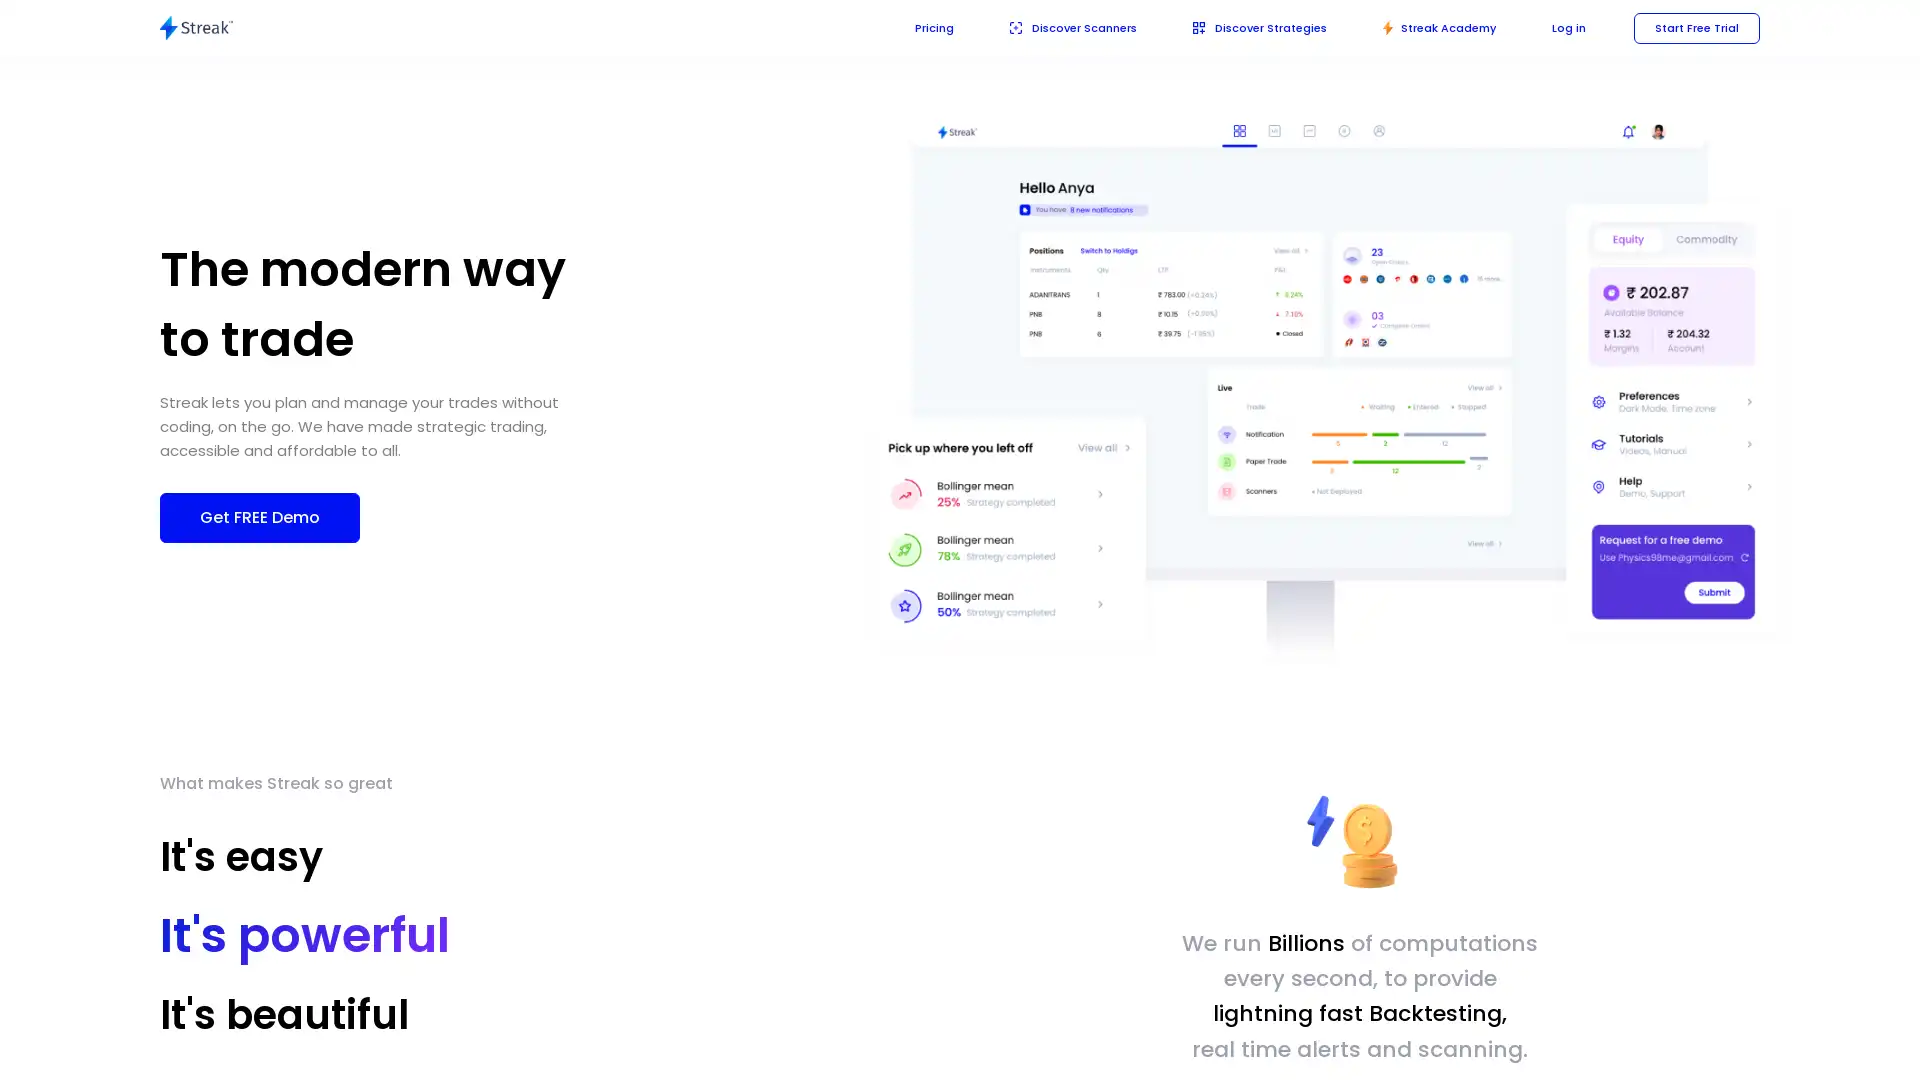  Describe the element at coordinates (258, 515) in the screenshot. I see `Get FREE Demo` at that location.